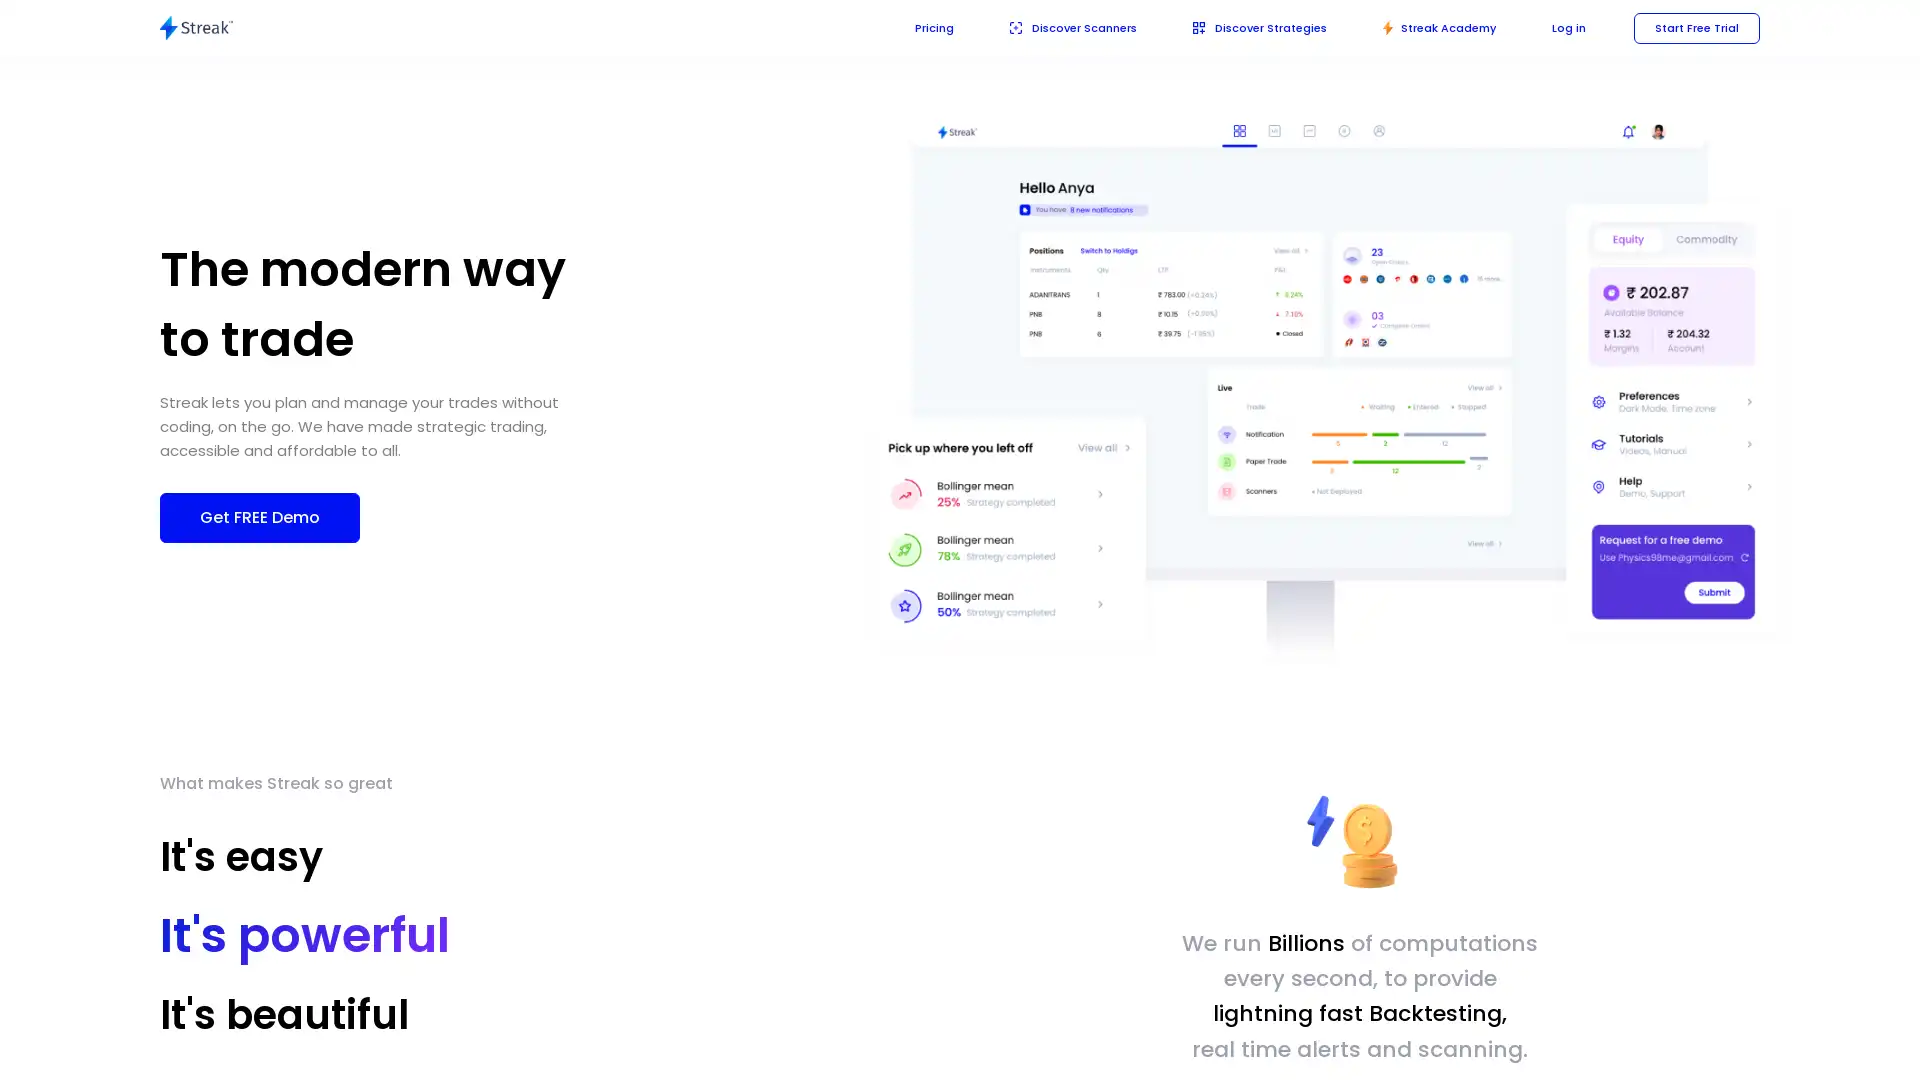  Describe the element at coordinates (258, 515) in the screenshot. I see `Get FREE Demo` at that location.